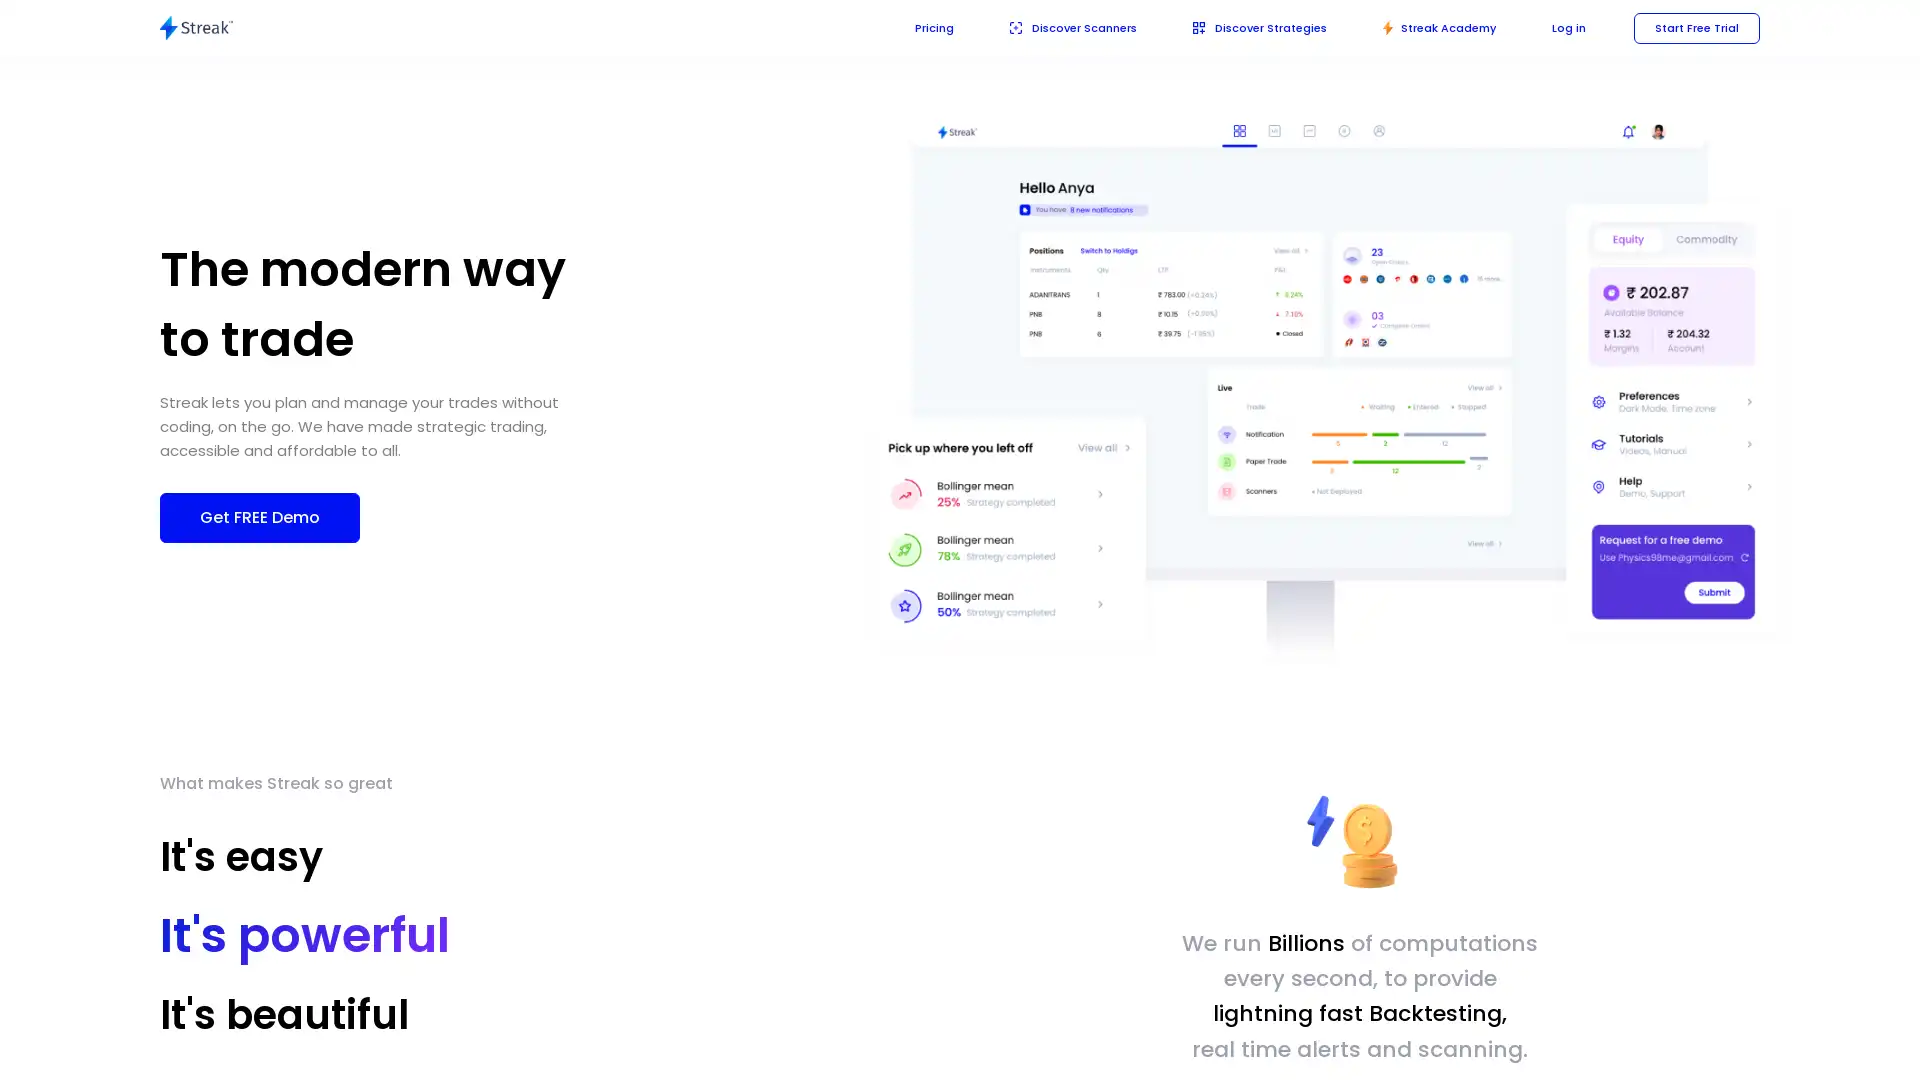  Describe the element at coordinates (258, 515) in the screenshot. I see `Get FREE Demo` at that location.